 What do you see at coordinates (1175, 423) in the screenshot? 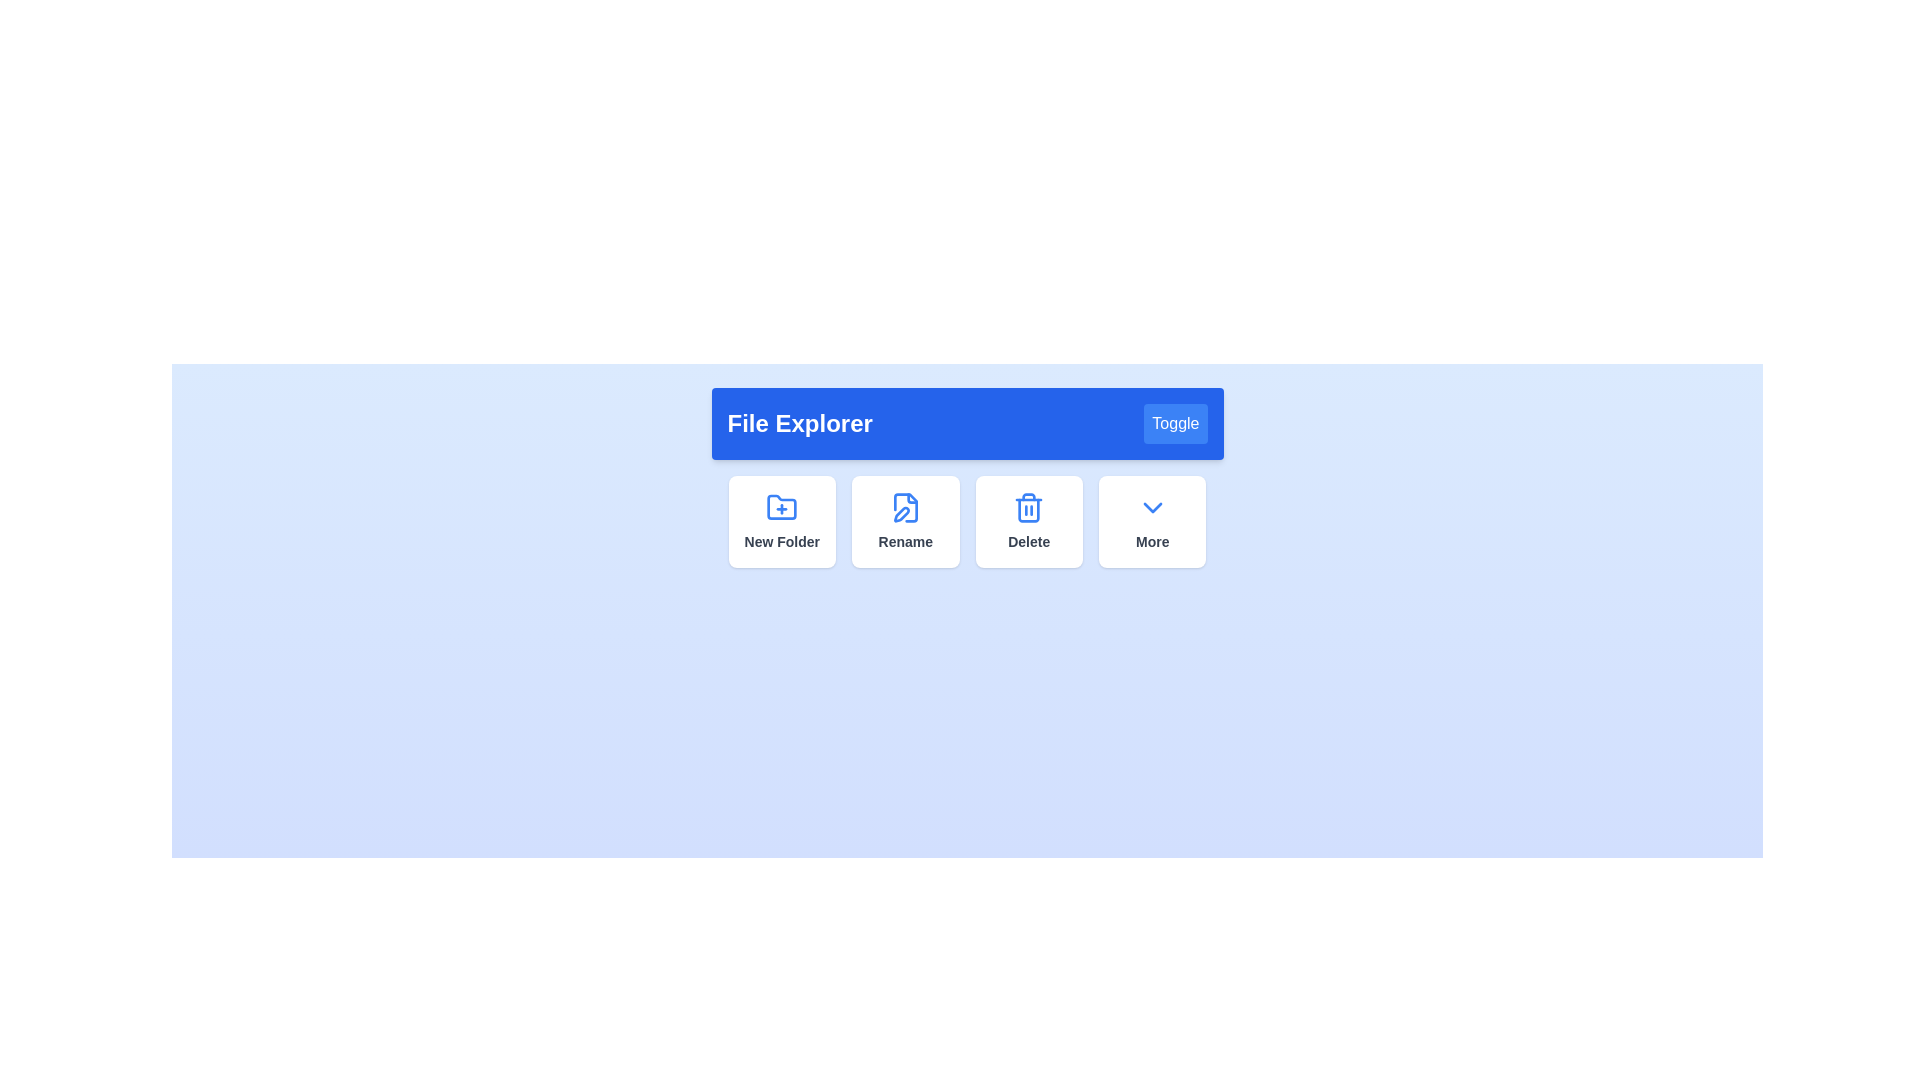
I see `the 'Toggle' button to change the visibility state of the panel` at bounding box center [1175, 423].